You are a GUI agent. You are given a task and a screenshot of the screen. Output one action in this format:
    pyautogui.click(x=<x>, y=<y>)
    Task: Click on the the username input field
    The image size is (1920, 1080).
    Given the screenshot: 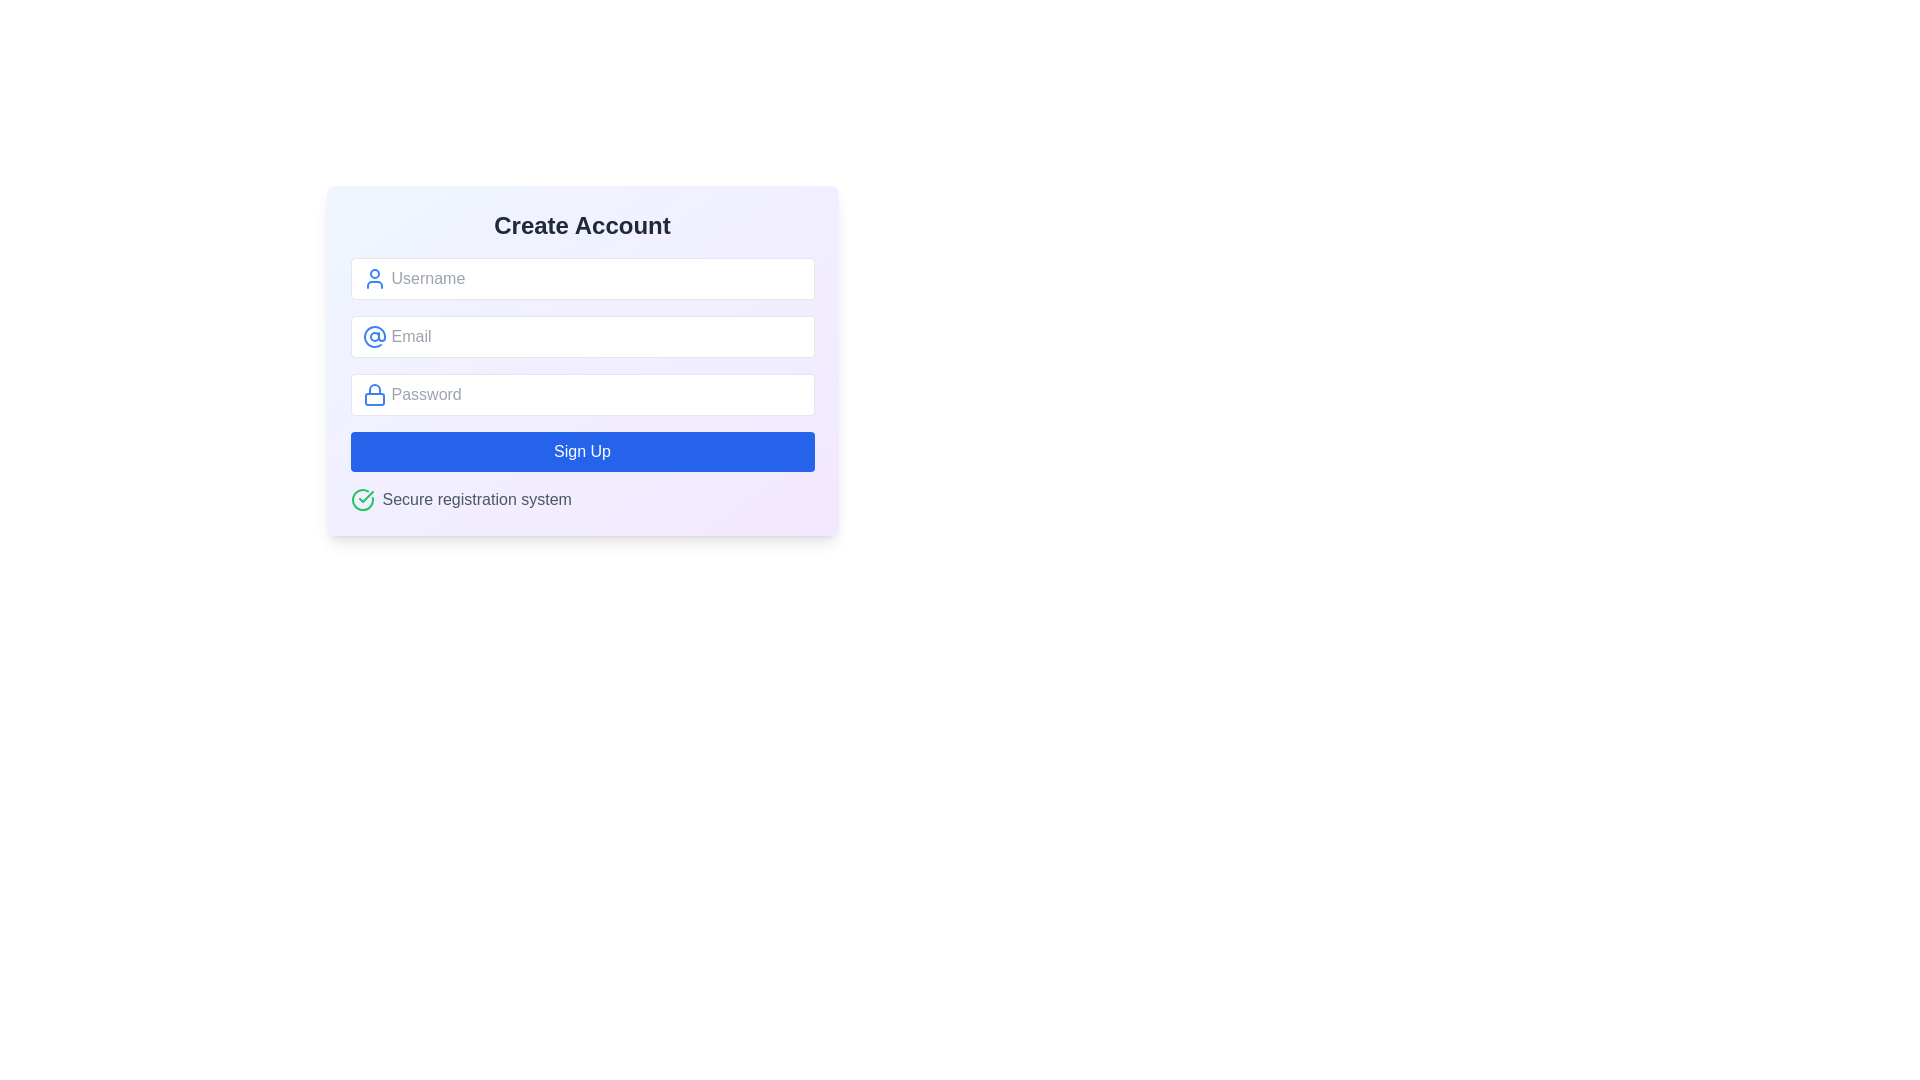 What is the action you would take?
    pyautogui.click(x=581, y=278)
    